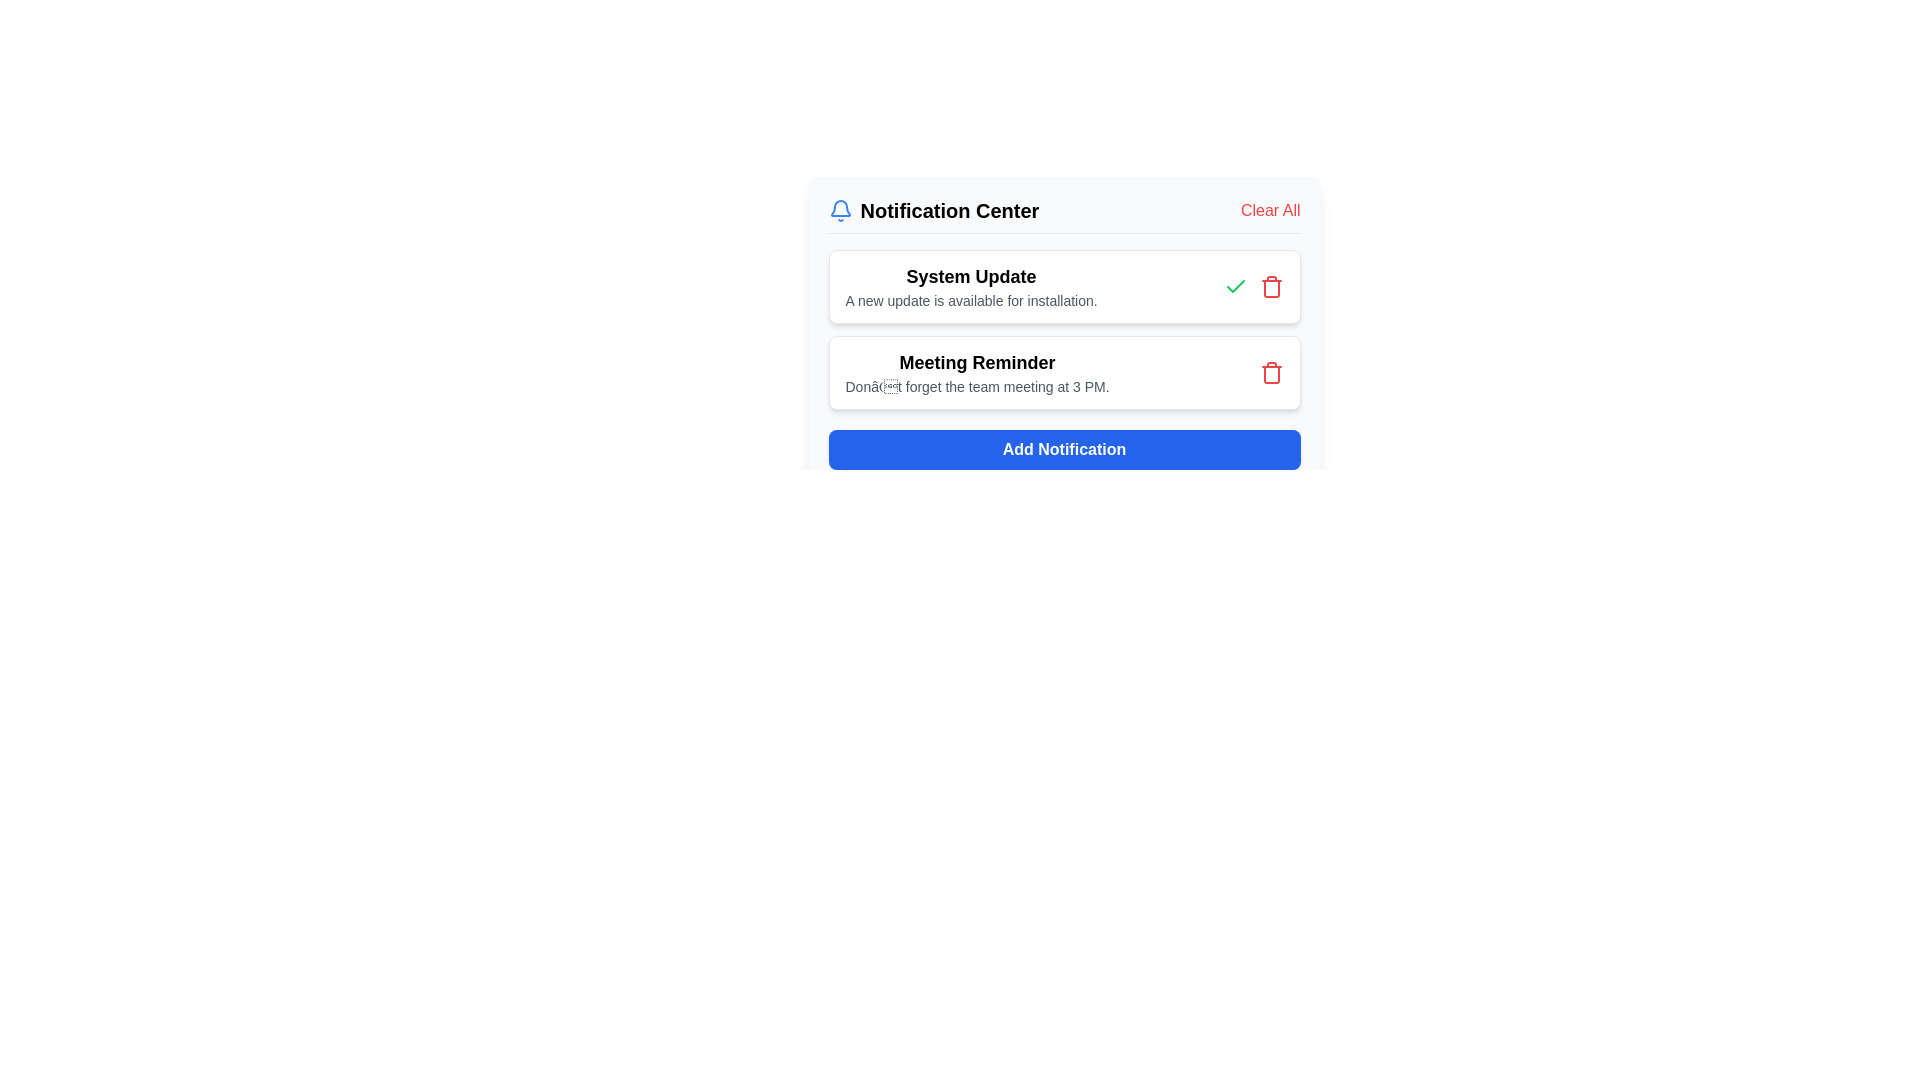 The image size is (1920, 1080). What do you see at coordinates (1269, 211) in the screenshot?
I see `the hyperlink in the upper-right corner of the Notification Center` at bounding box center [1269, 211].